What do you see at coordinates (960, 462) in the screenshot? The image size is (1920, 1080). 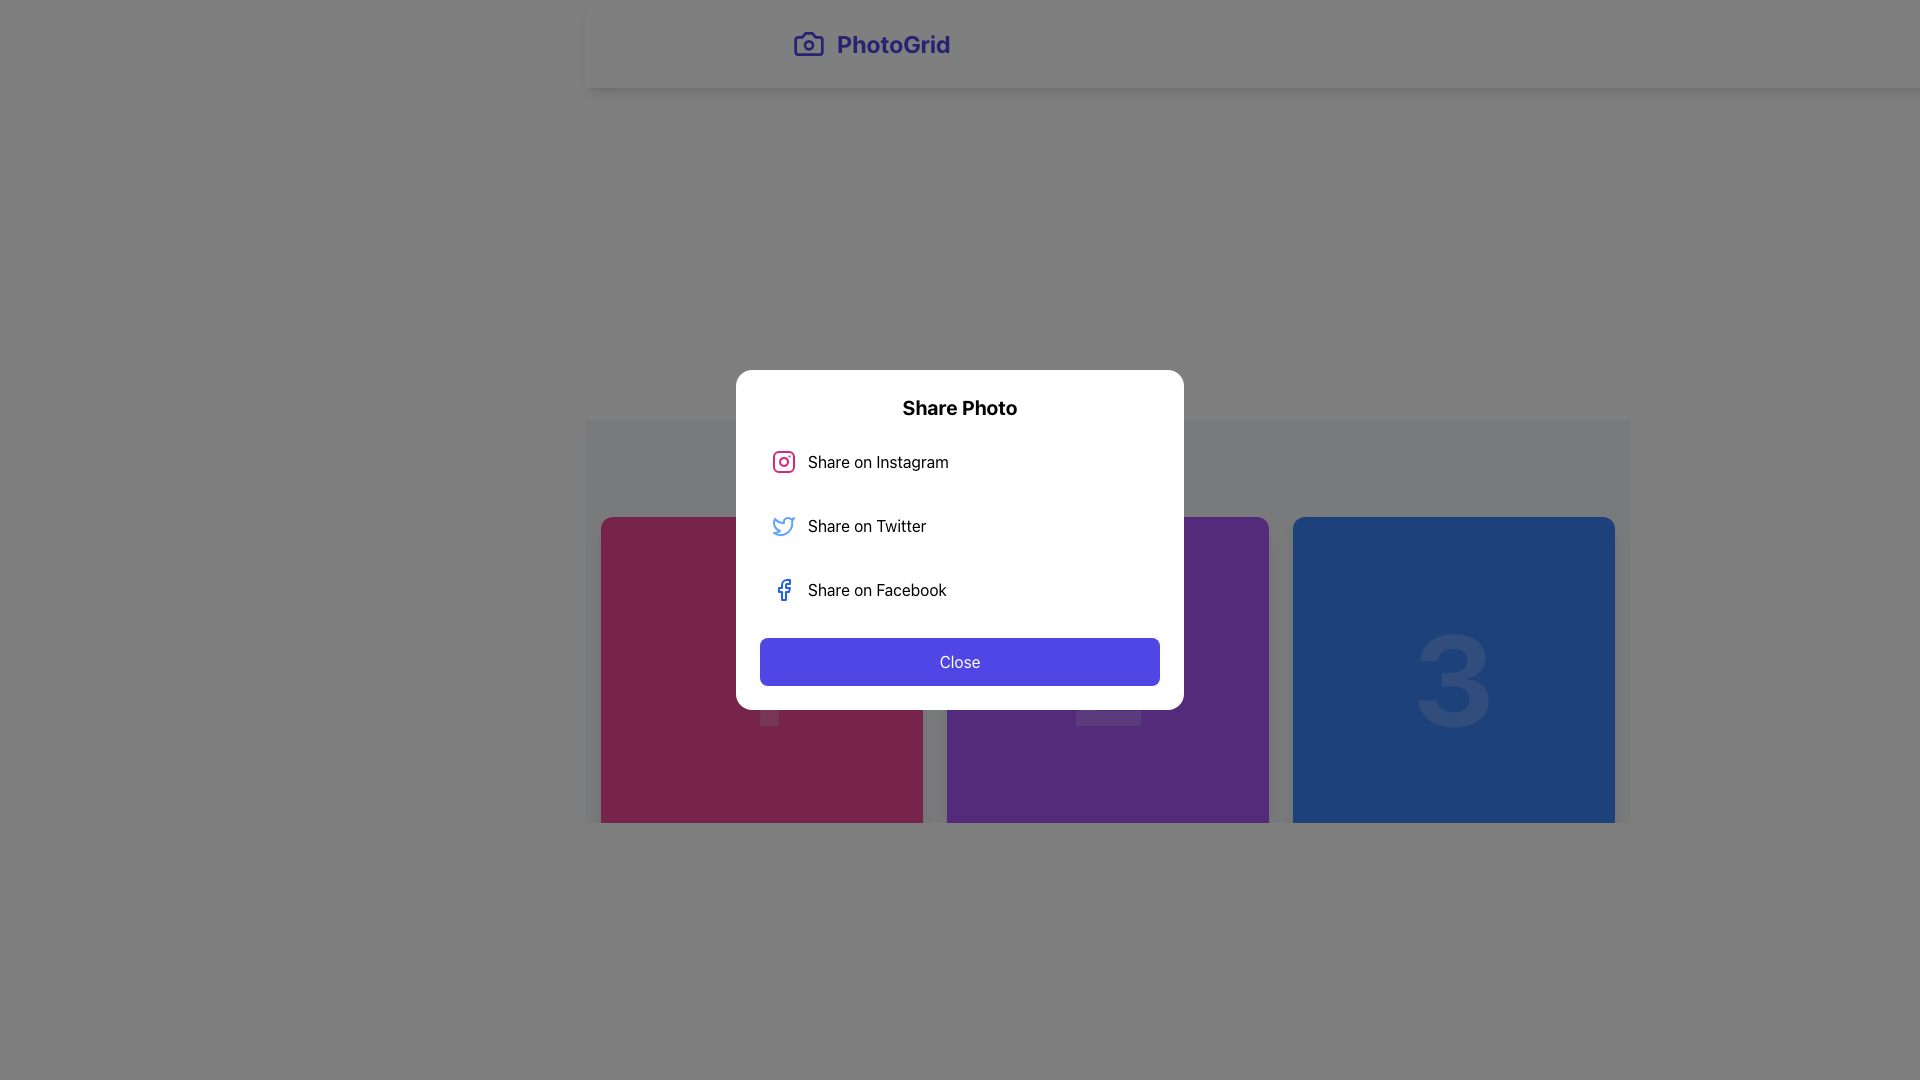 I see `the Instagram share button located in the modal dialog titled 'Share Photo', which is the first option in the vertical list of sharing options` at bounding box center [960, 462].